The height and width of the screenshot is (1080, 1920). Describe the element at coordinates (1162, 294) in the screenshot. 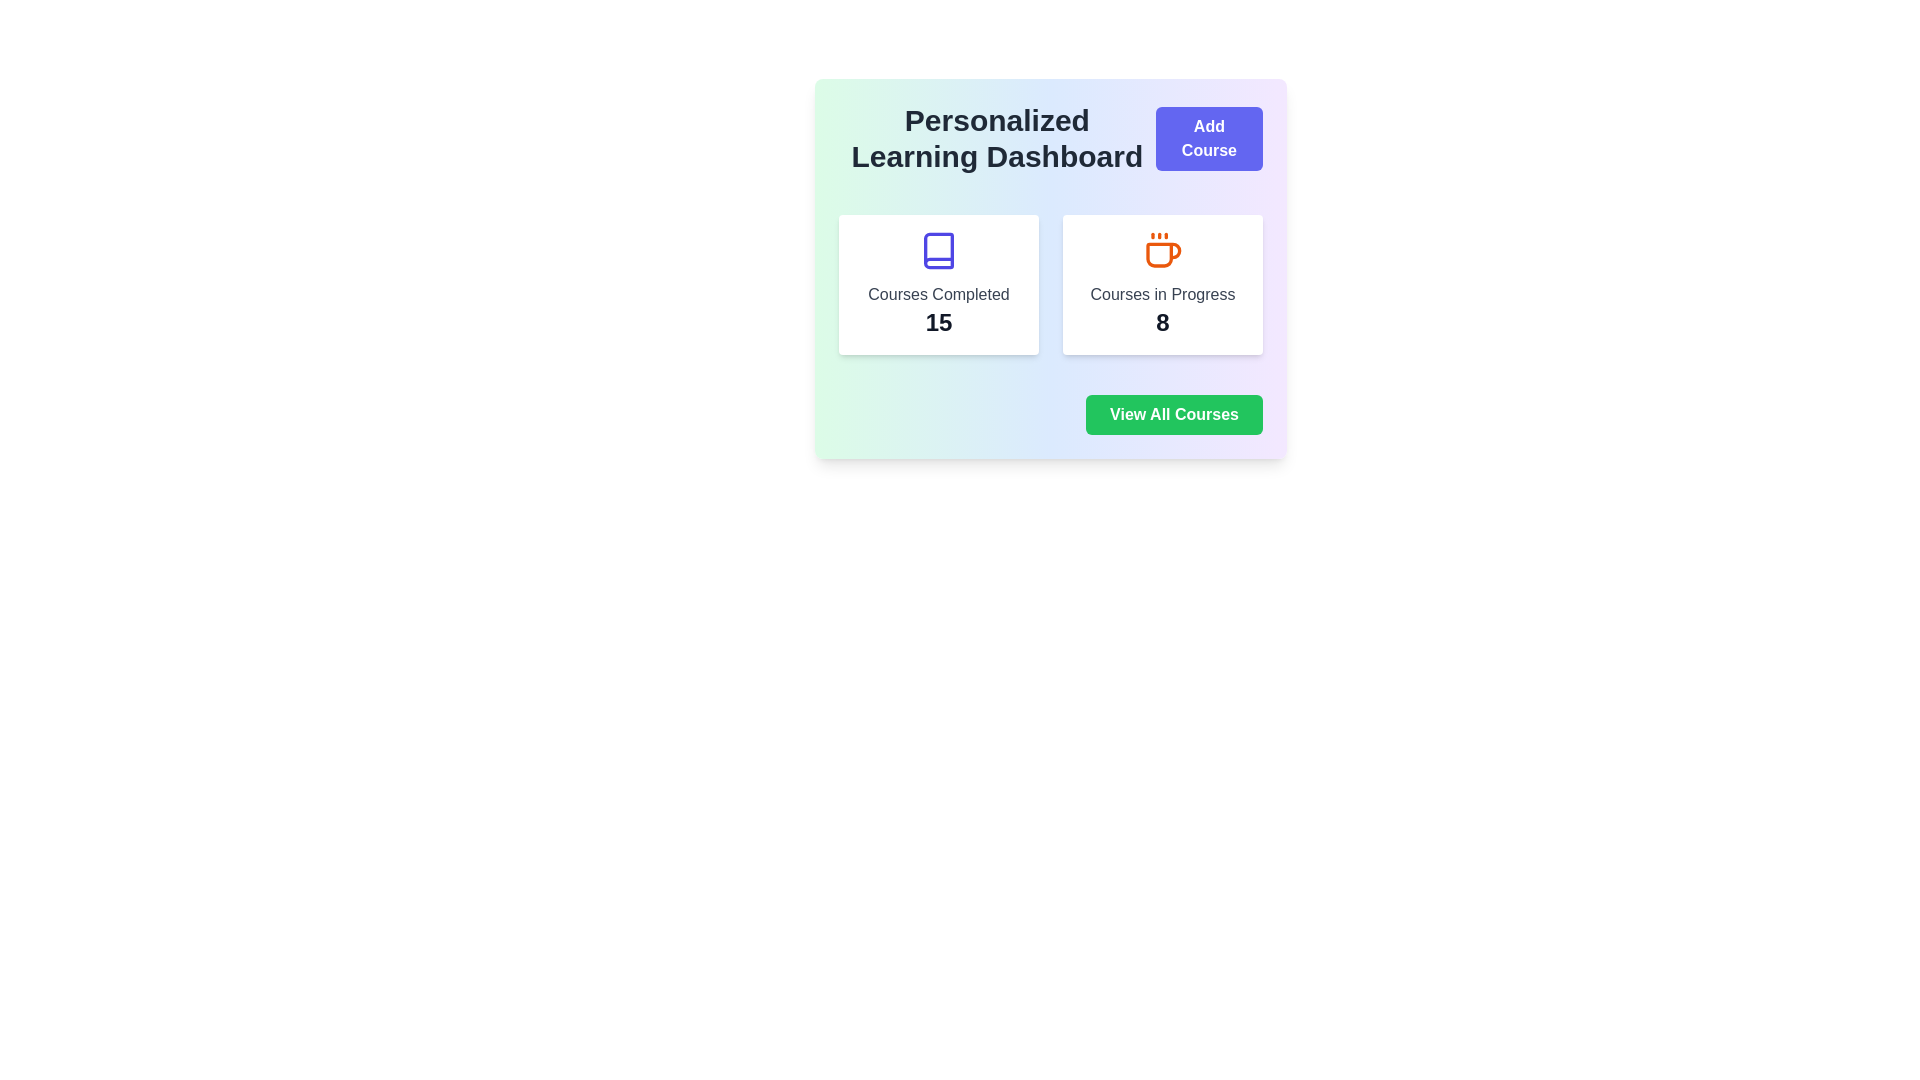

I see `the informational text label that describes the status of 'Courses in Progress', which is centered within a card on the right of the two-card layout under the title 'Personalized Learning Dashboard'` at that location.